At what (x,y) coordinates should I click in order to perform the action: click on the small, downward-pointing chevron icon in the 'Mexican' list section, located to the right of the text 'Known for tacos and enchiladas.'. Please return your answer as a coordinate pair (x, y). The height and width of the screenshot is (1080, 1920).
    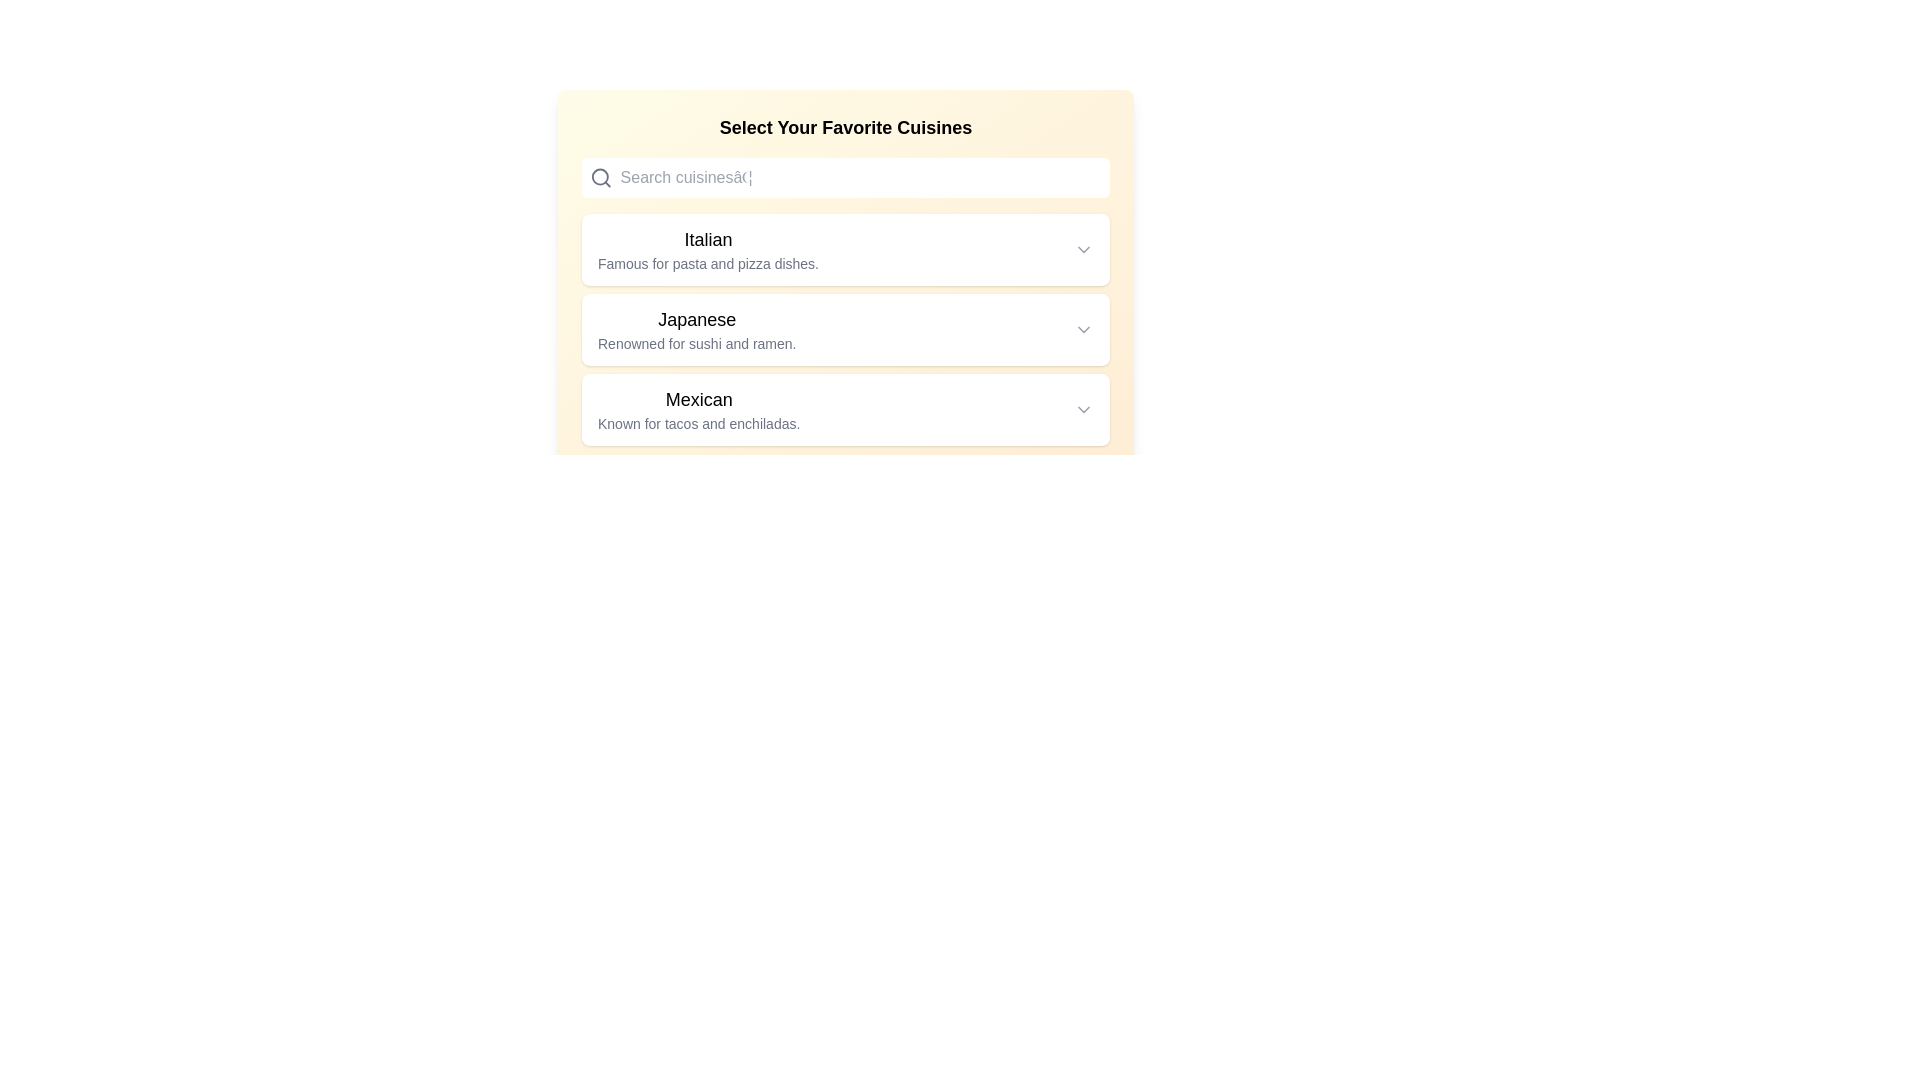
    Looking at the image, I should click on (1083, 408).